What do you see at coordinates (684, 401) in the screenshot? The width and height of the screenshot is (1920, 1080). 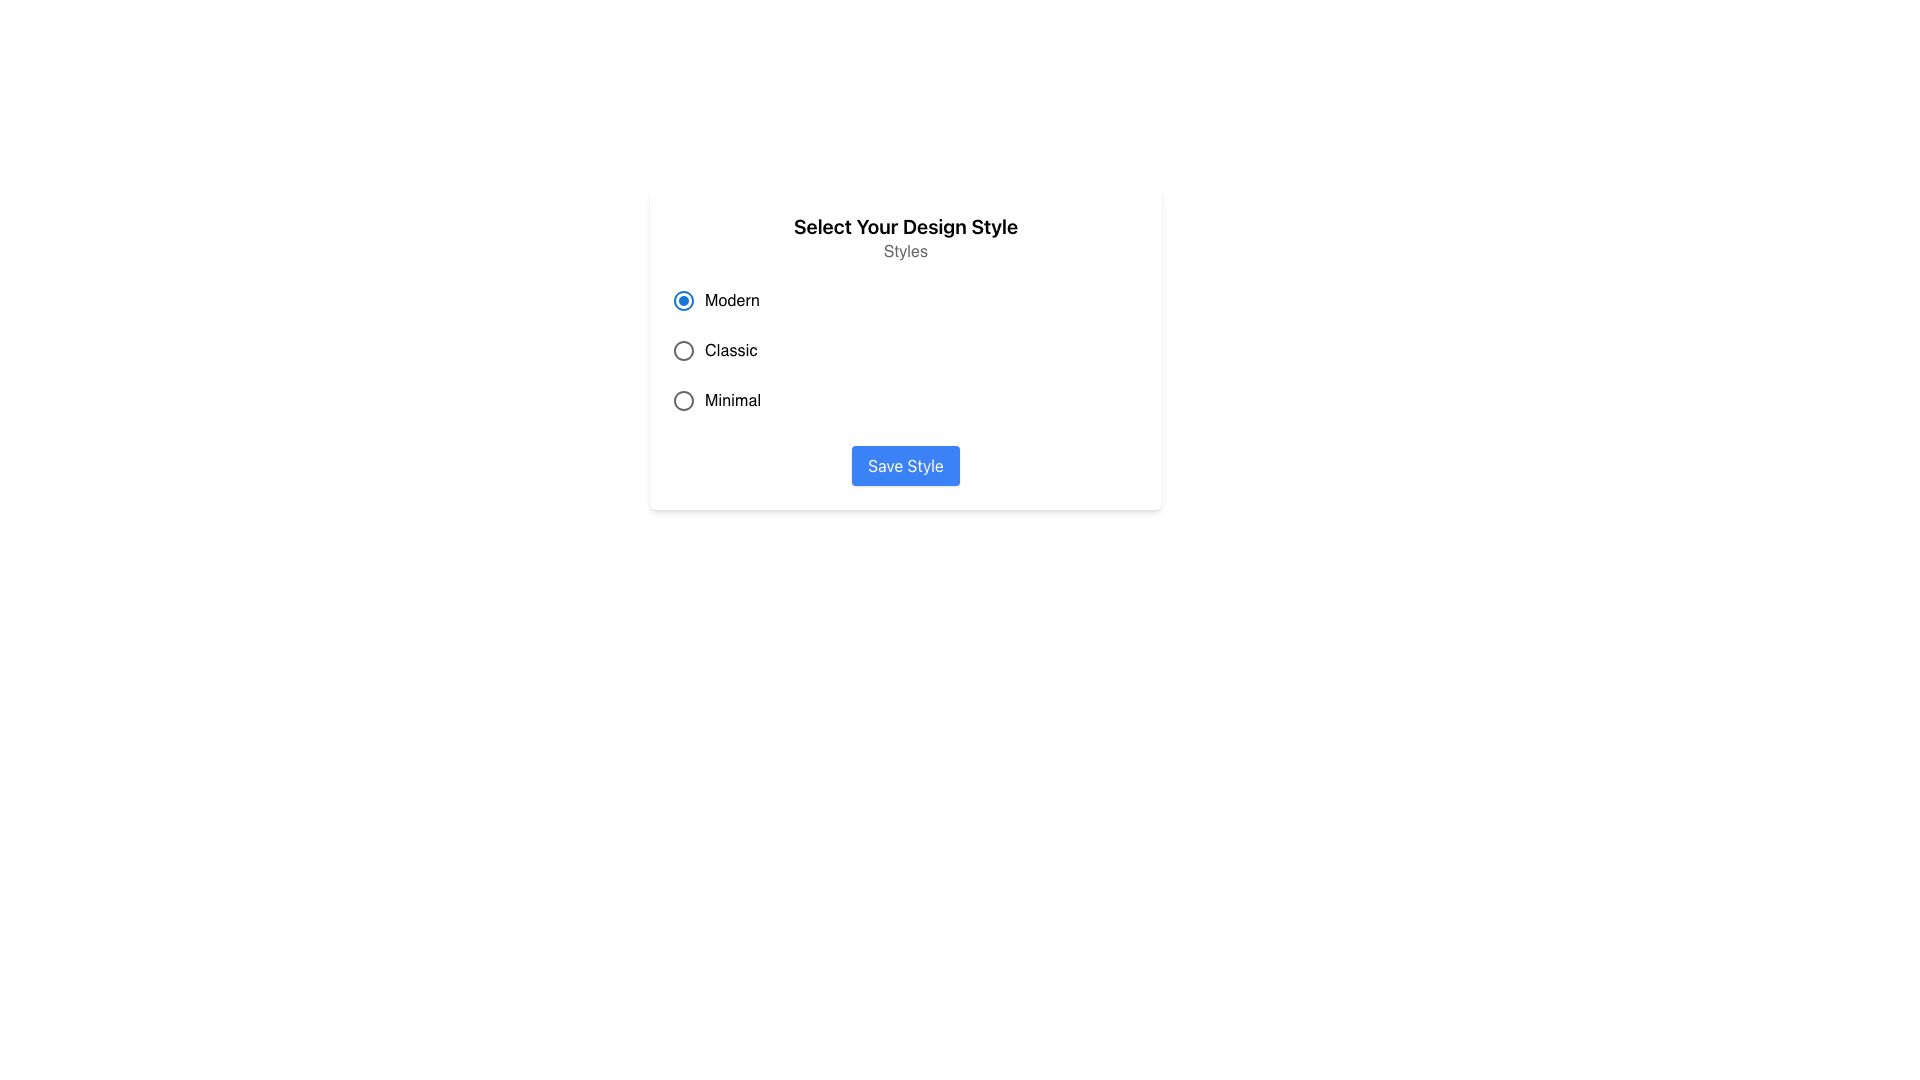 I see `the third radio button labeled 'Minimal'` at bounding box center [684, 401].